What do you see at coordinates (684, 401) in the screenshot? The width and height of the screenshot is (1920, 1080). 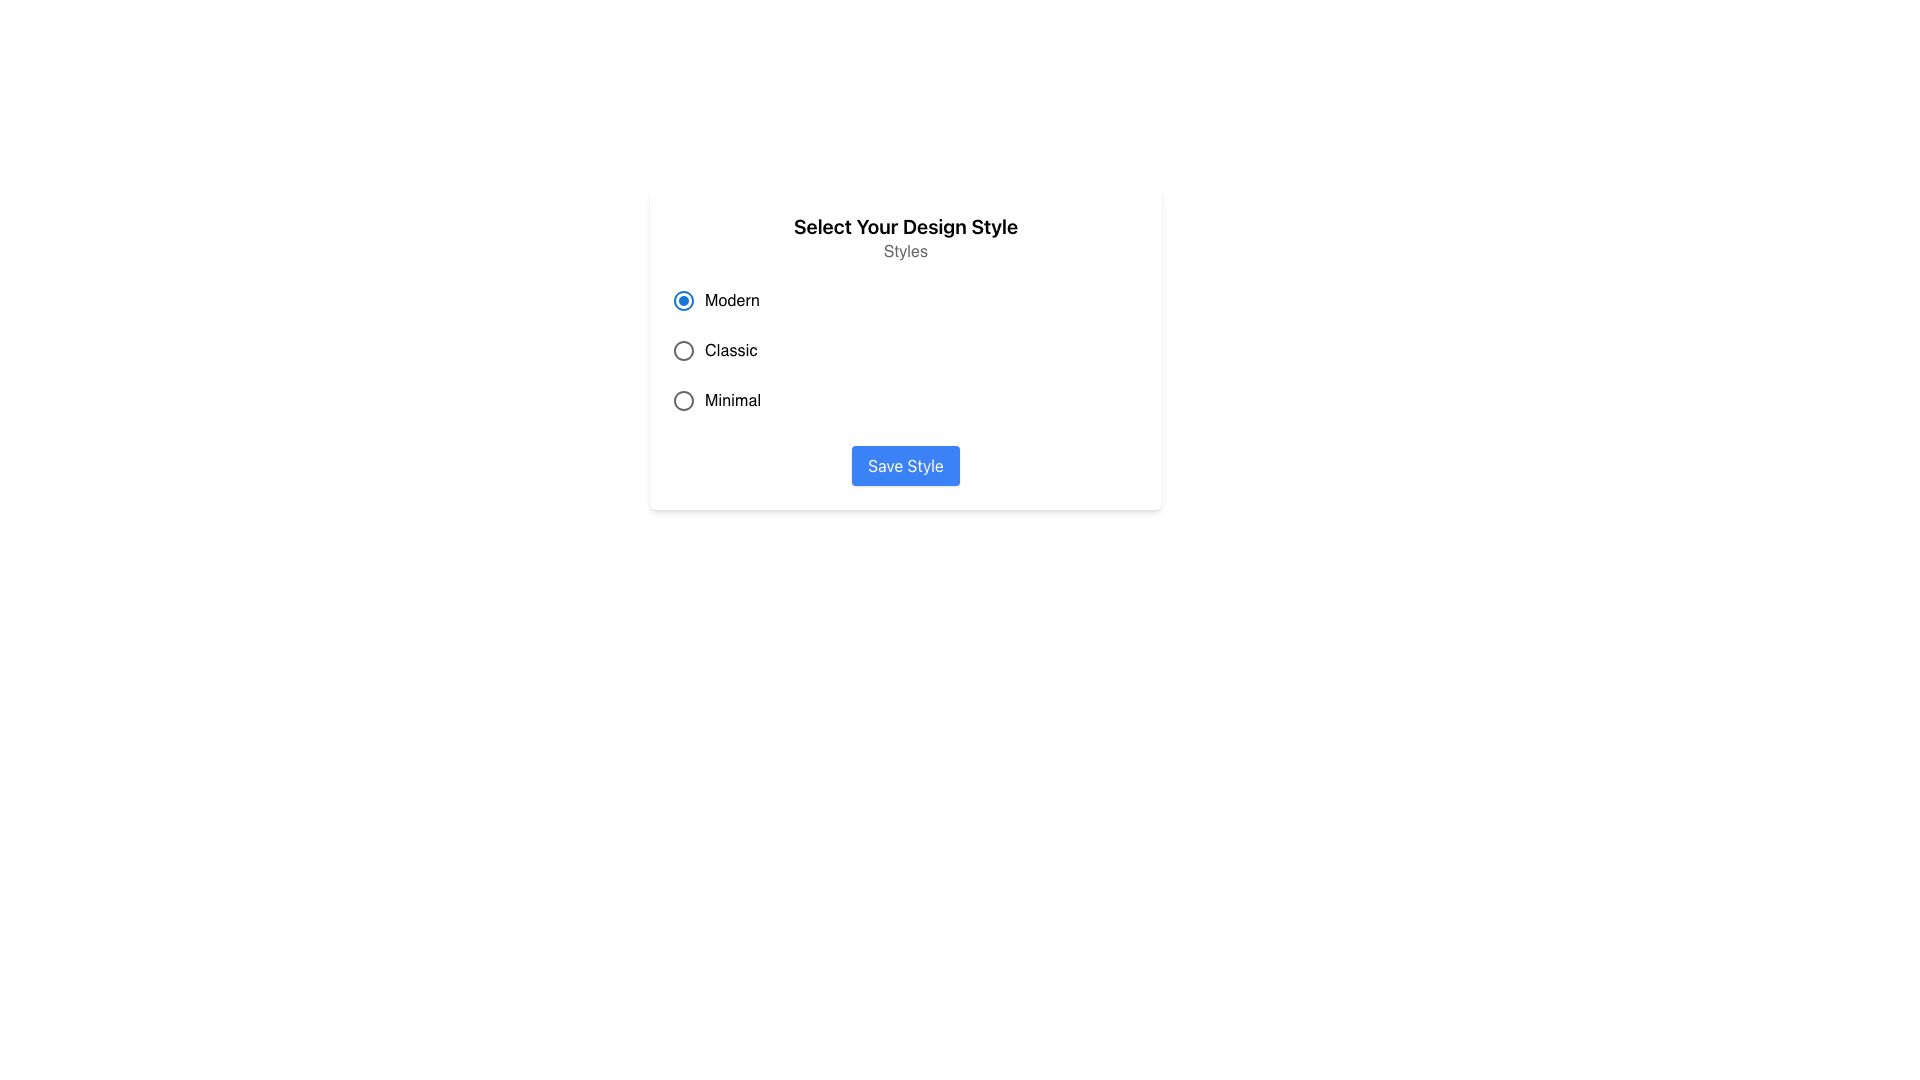 I see `the third radio button labeled 'Minimal'` at bounding box center [684, 401].